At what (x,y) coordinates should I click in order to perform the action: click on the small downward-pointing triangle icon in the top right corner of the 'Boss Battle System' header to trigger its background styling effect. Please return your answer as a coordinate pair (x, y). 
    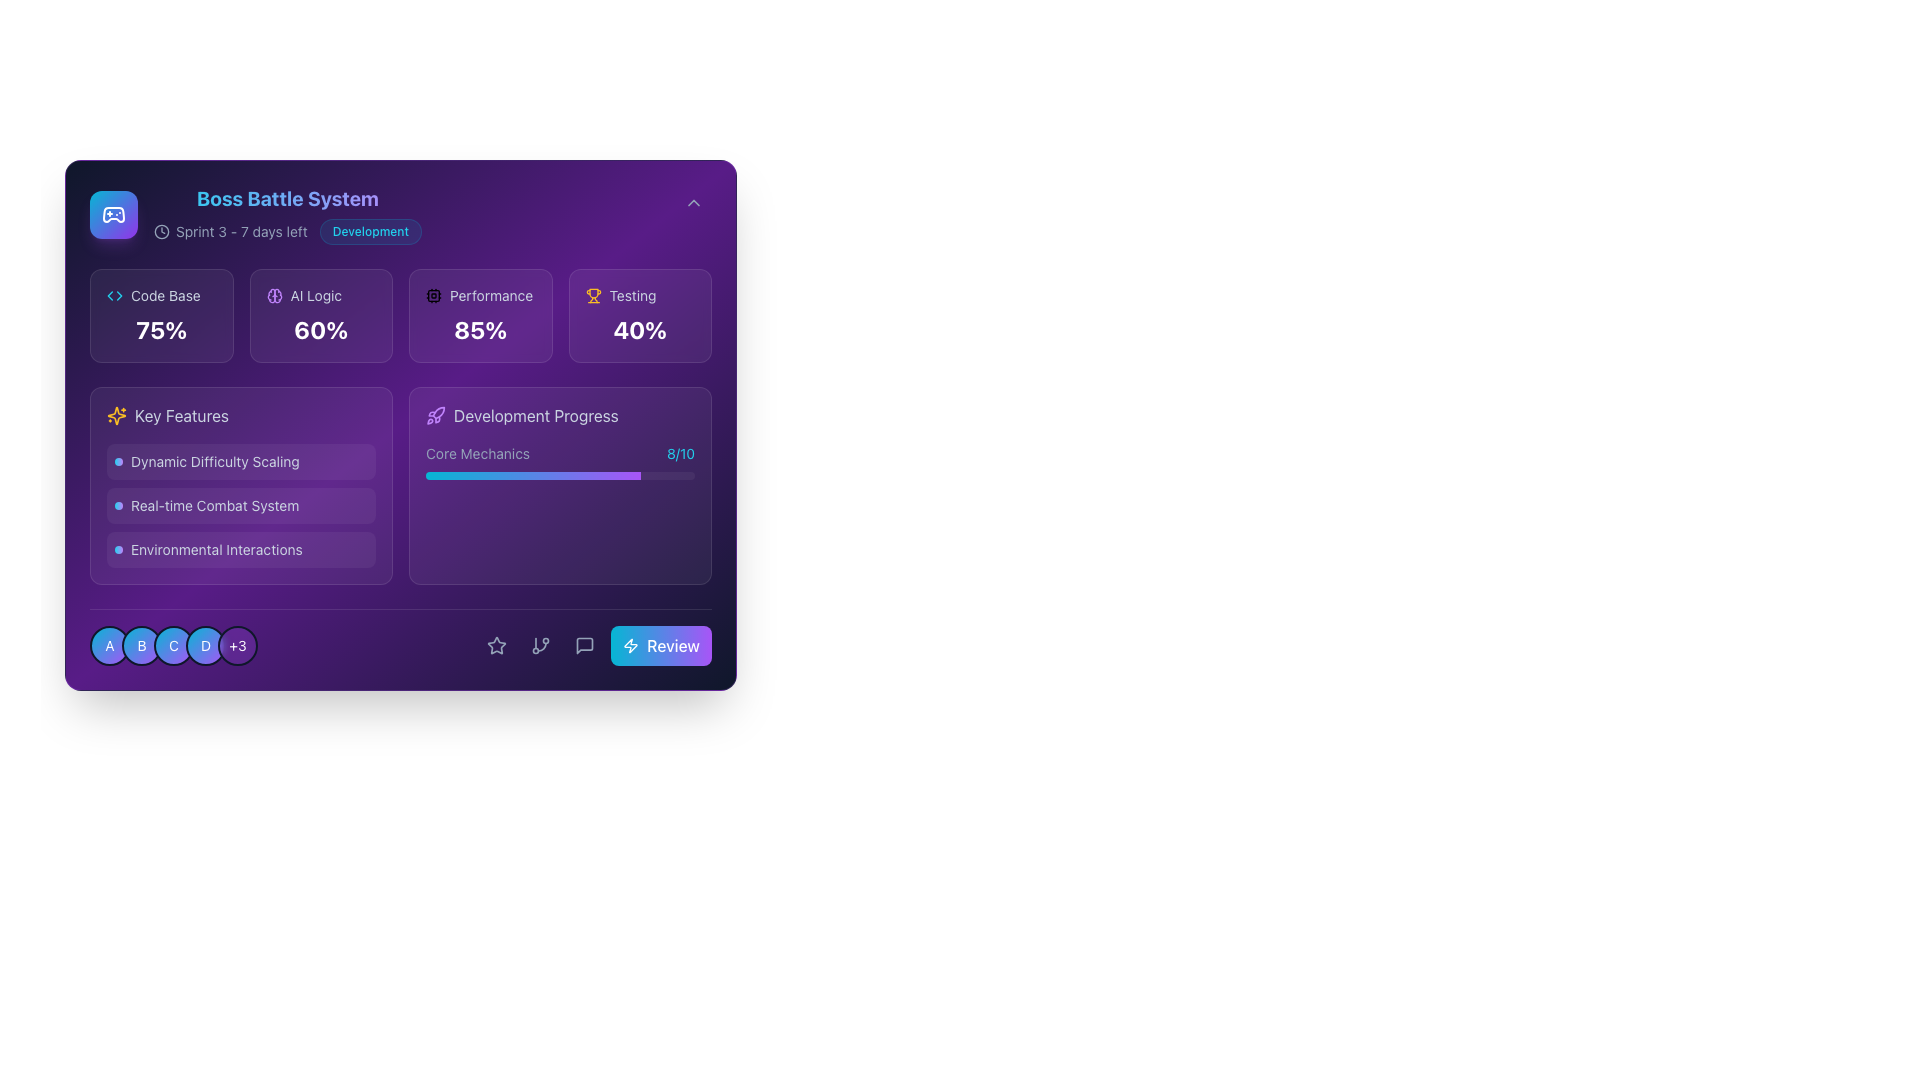
    Looking at the image, I should click on (694, 203).